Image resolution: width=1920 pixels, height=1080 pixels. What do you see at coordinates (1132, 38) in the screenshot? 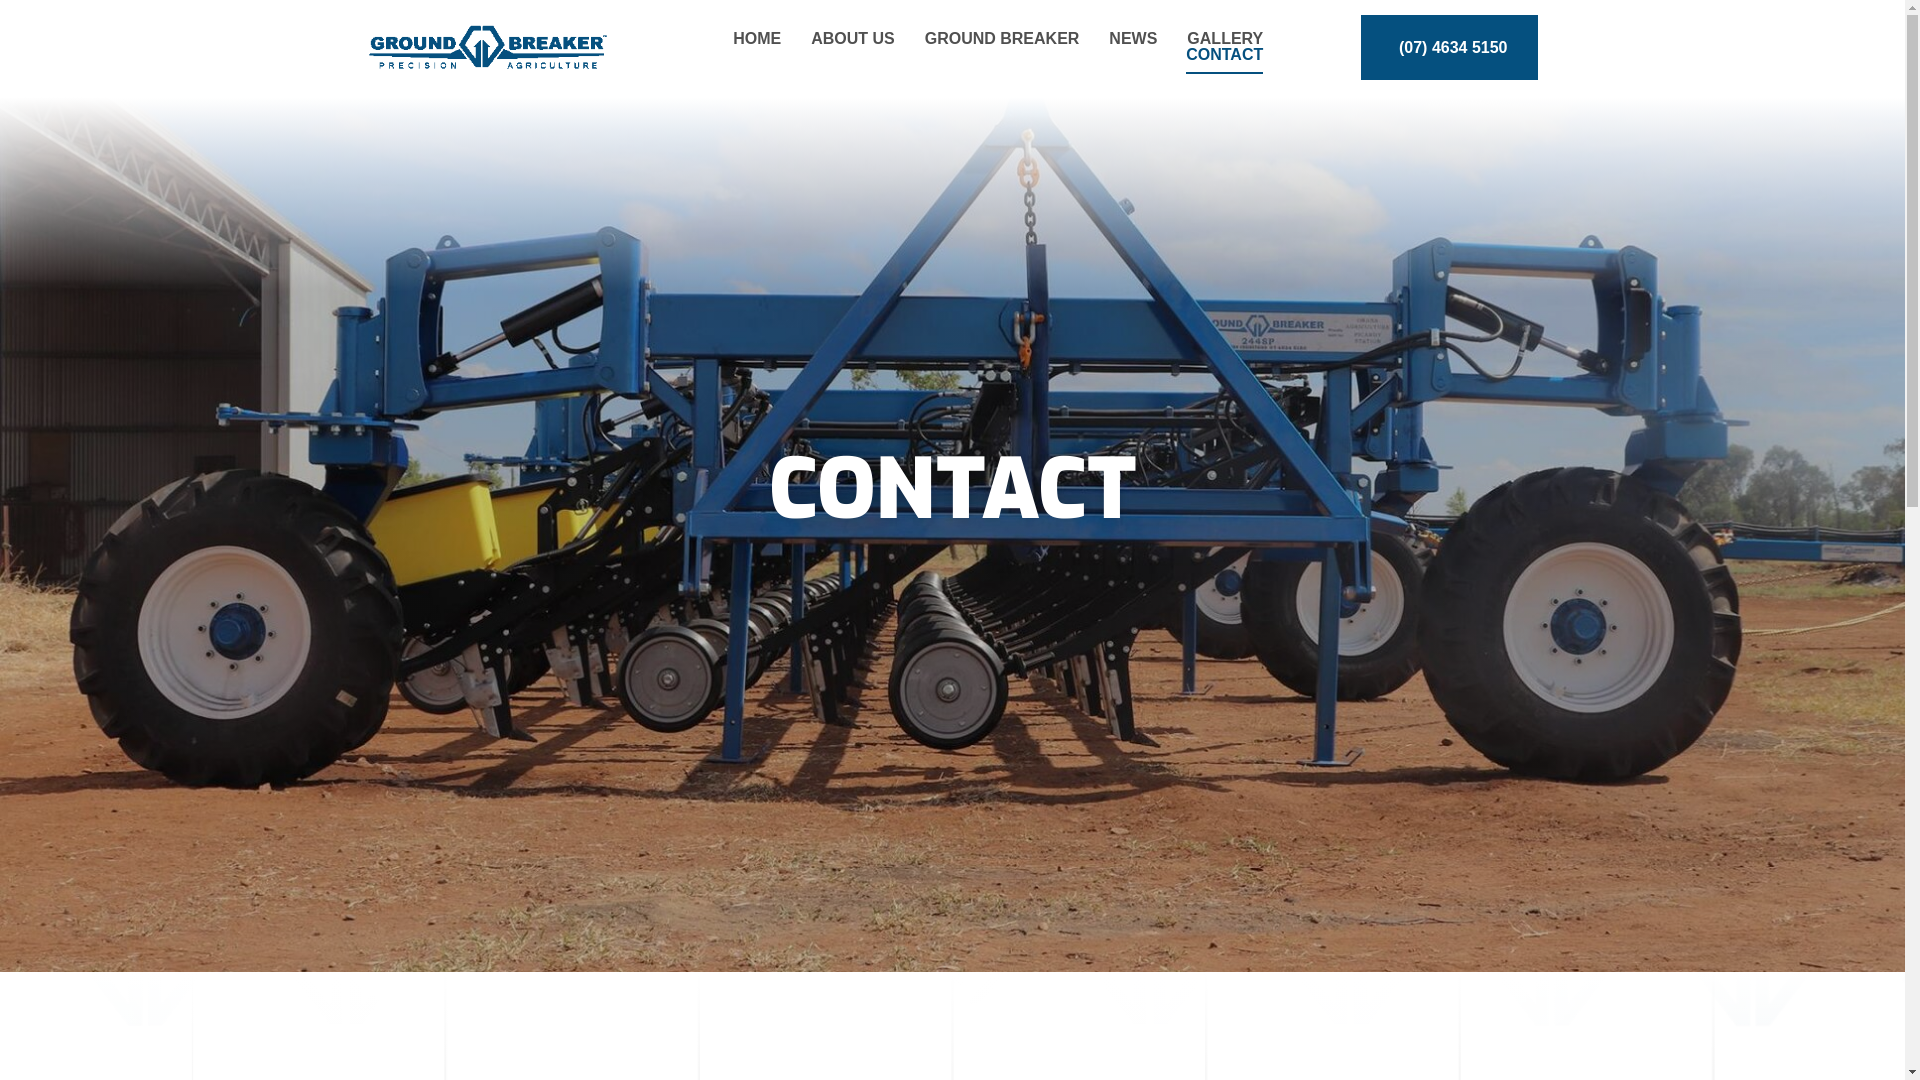
I see `'NEWS'` at bounding box center [1132, 38].